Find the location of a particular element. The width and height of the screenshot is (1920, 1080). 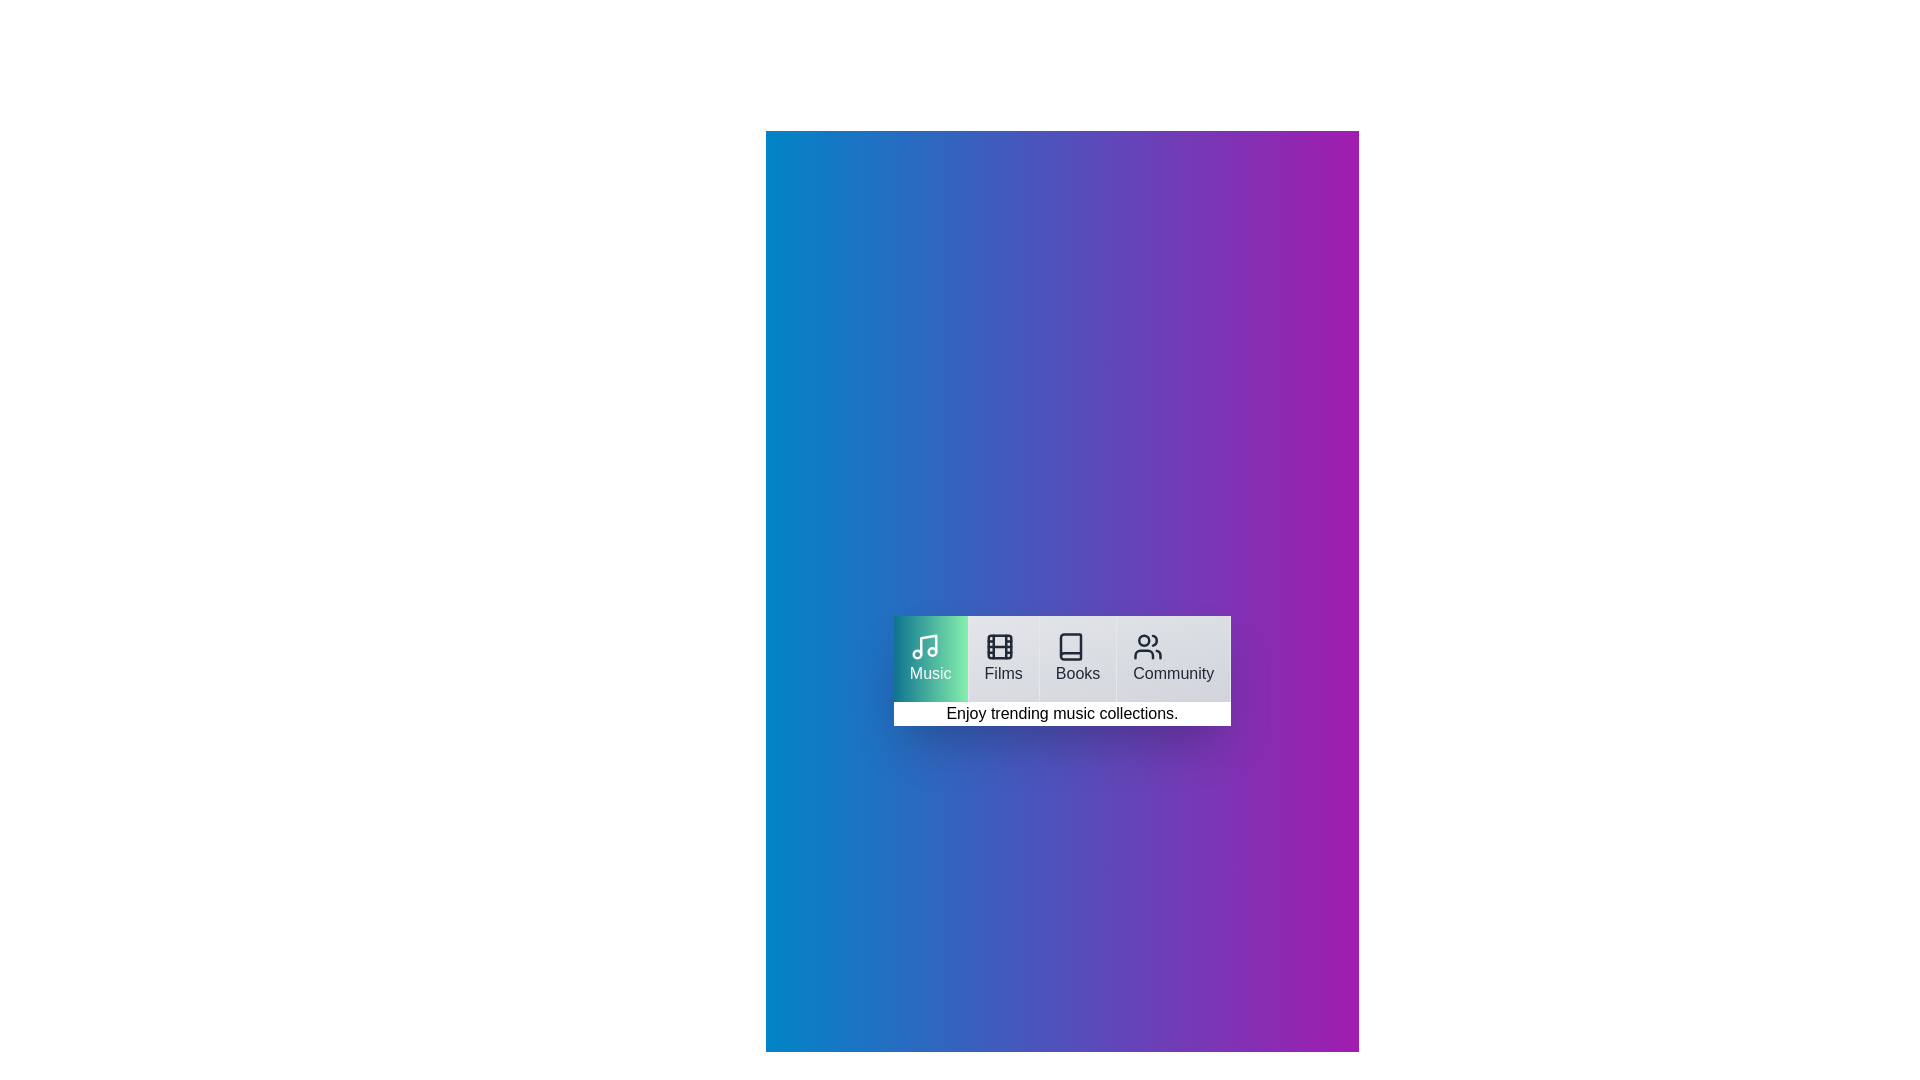

the contents of the text label that describes the navigation option for 'Books' located in the bottom center of the page is located at coordinates (1077, 673).